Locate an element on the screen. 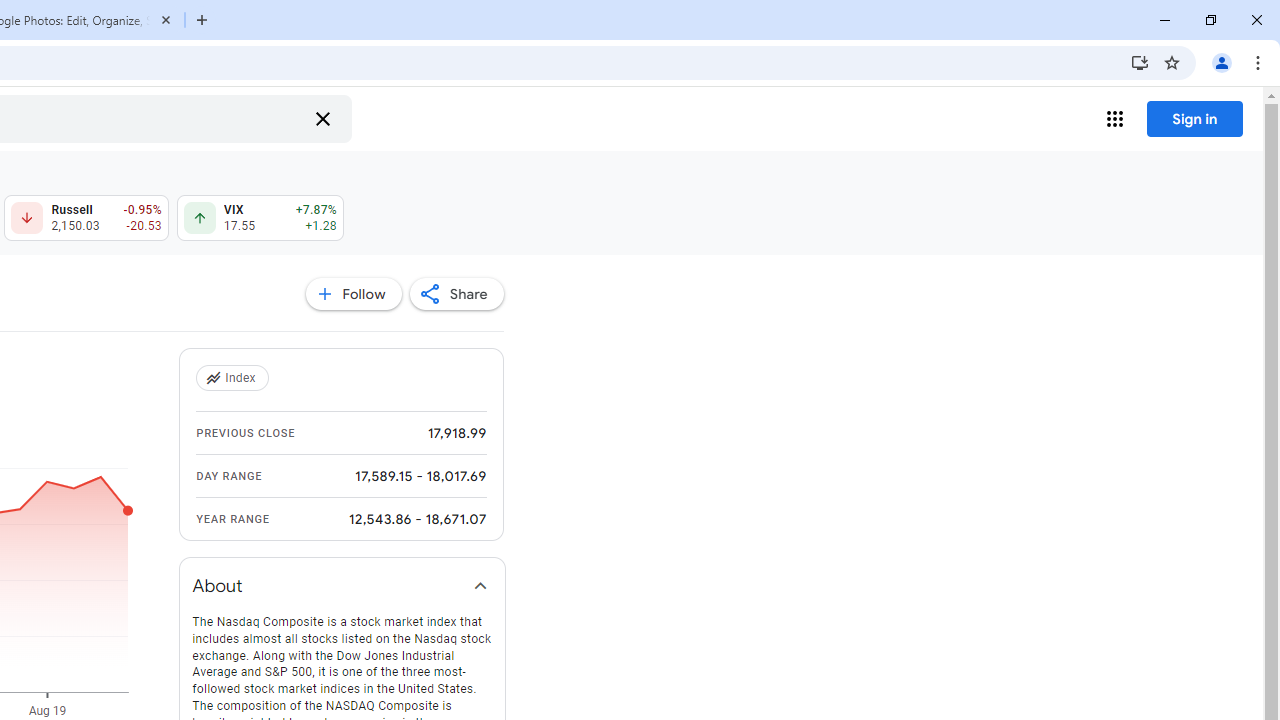 The image size is (1280, 720). 'Index' is located at coordinates (234, 378).